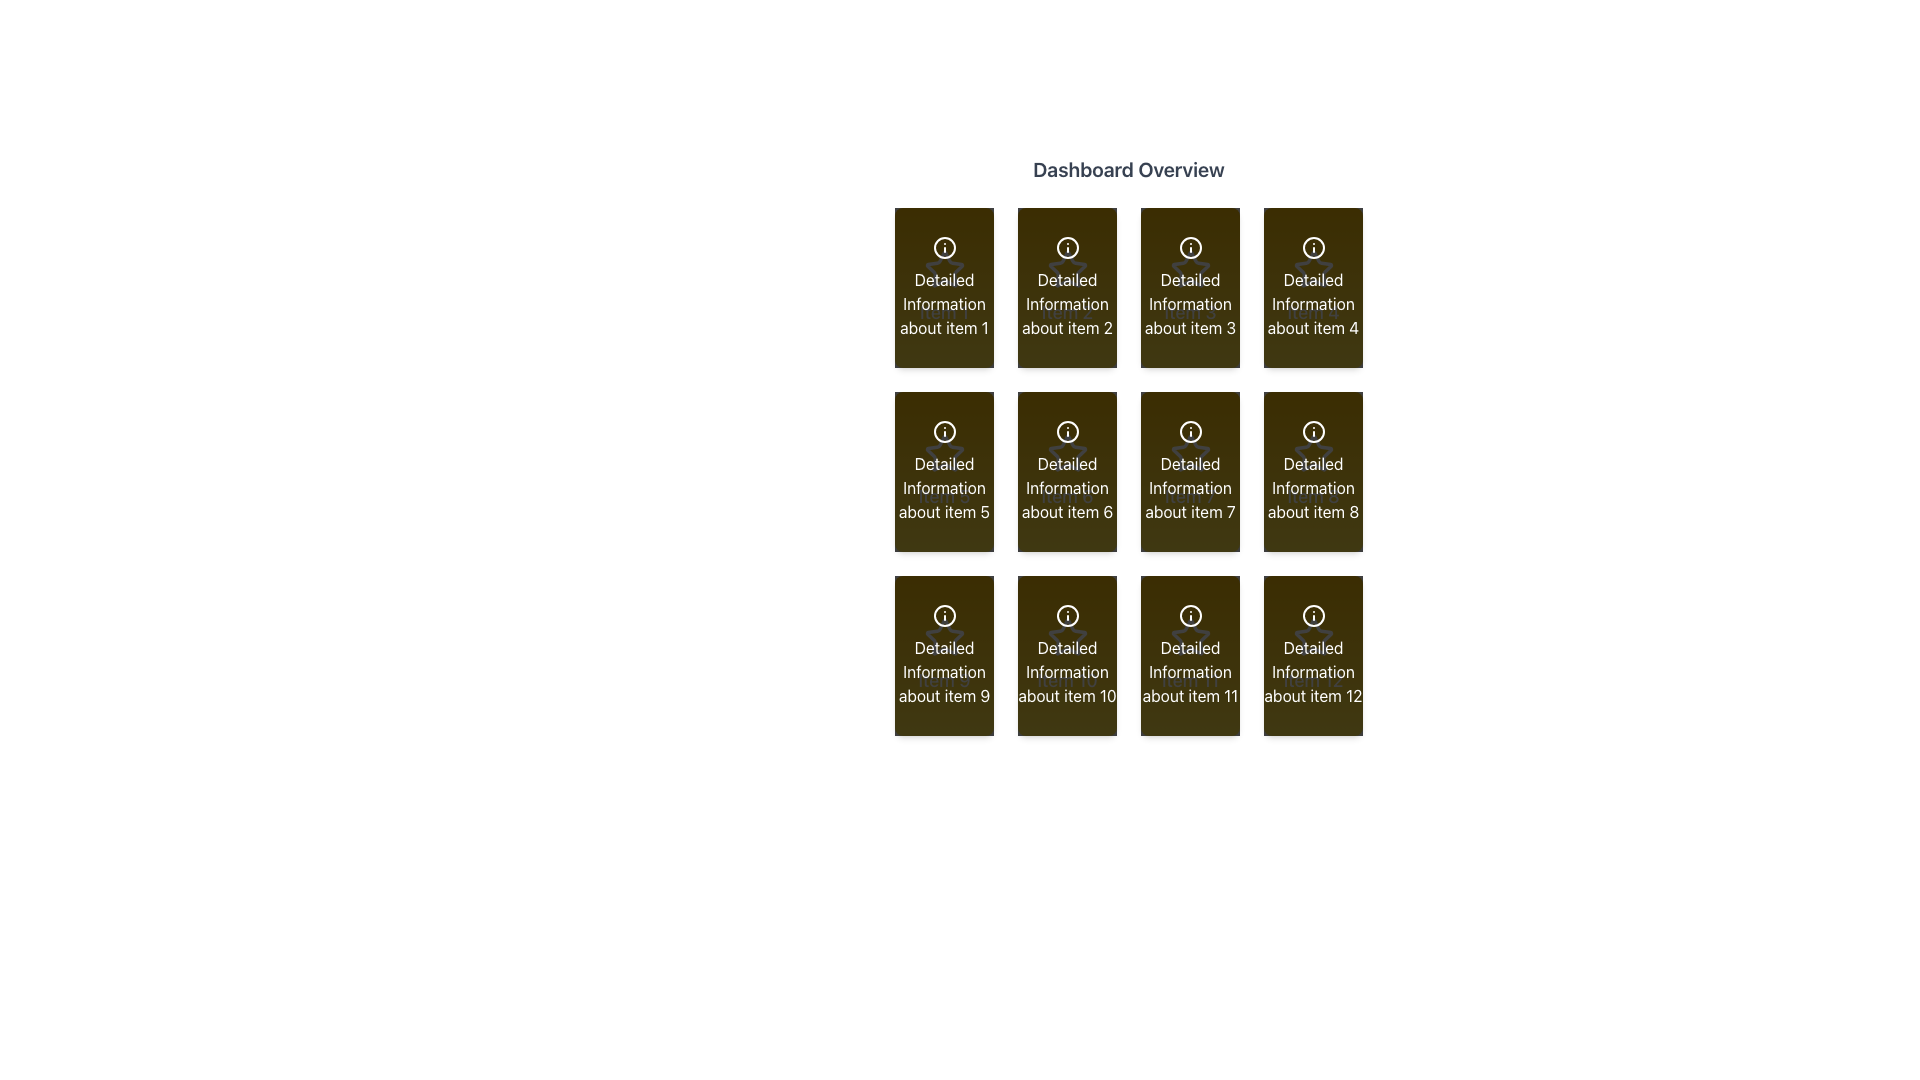  What do you see at coordinates (1190, 615) in the screenshot?
I see `the SVG Circle centered within the information icon in the third row and third column of a 4x3 grid layout, above the heading 'Detailed Information about item 11'` at bounding box center [1190, 615].